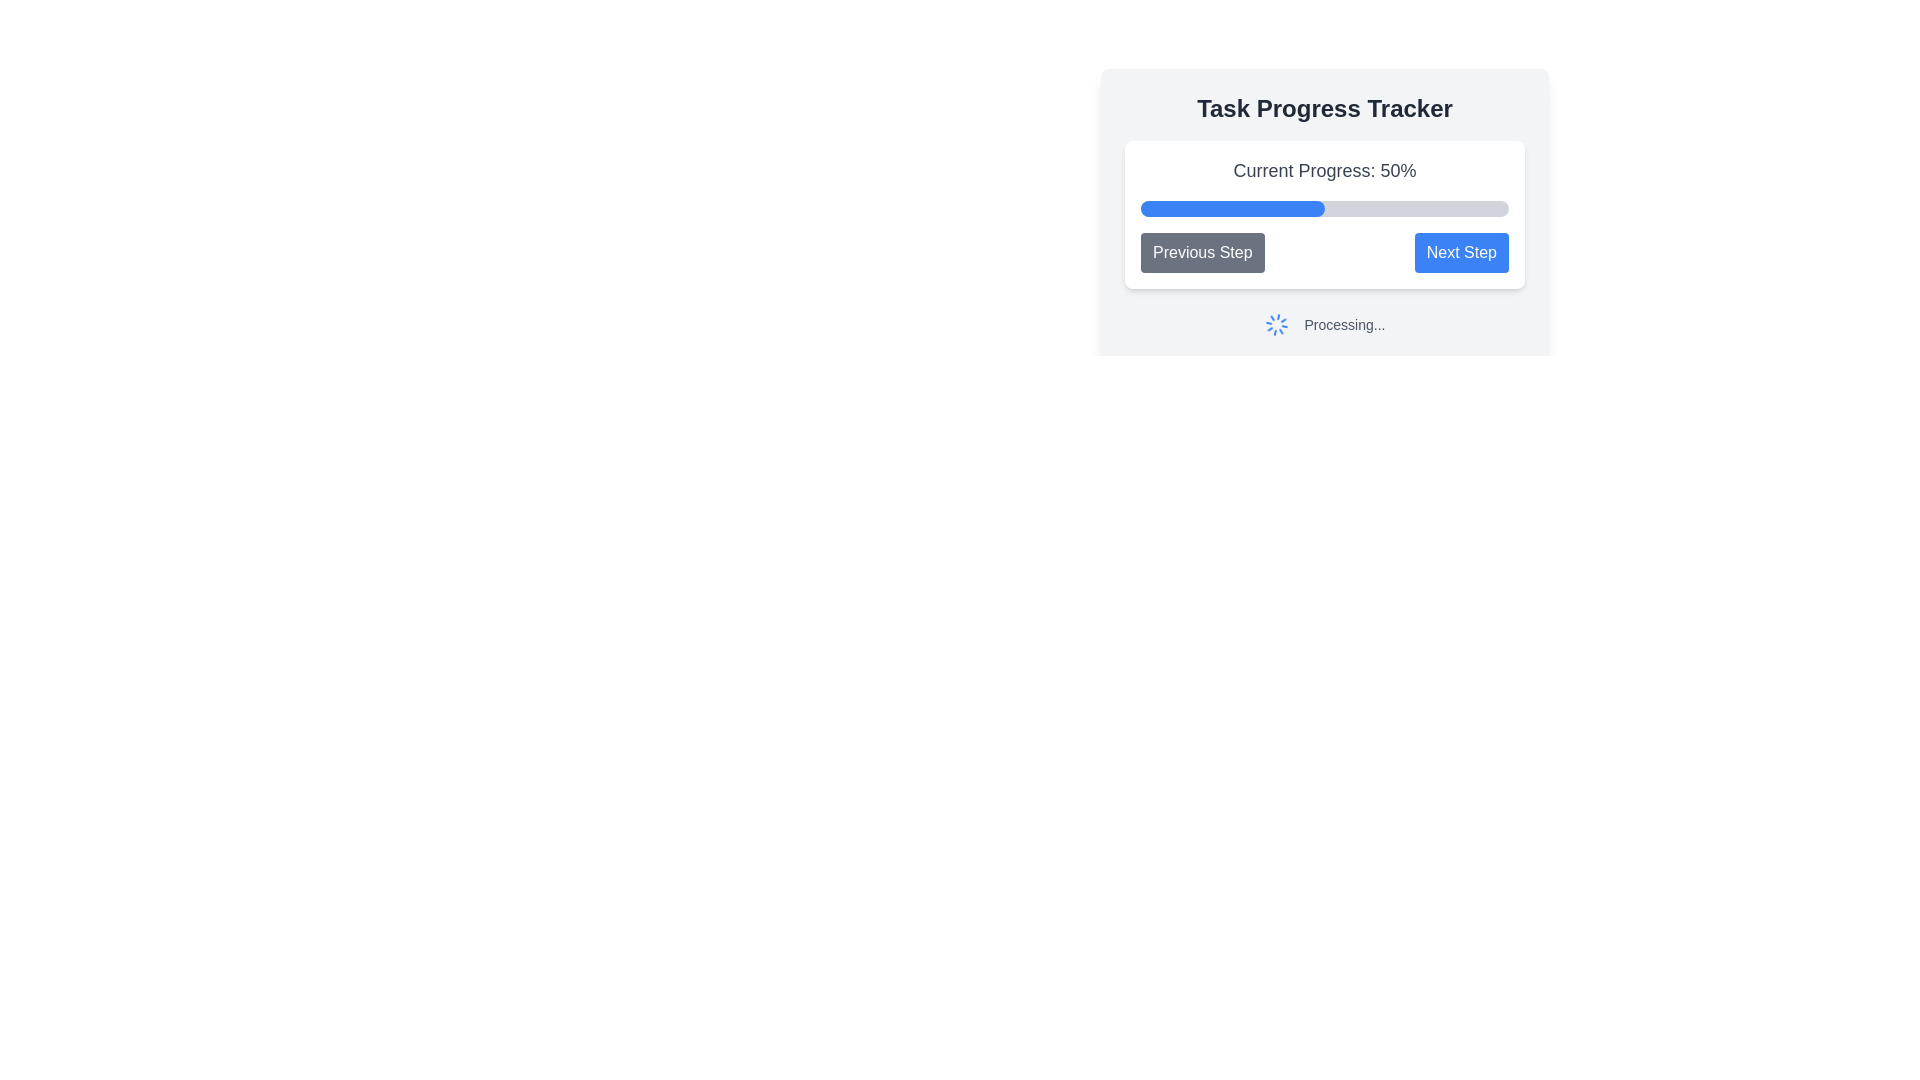 The width and height of the screenshot is (1920, 1080). What do you see at coordinates (1201, 252) in the screenshot?
I see `the 'Previous Step' button` at bounding box center [1201, 252].